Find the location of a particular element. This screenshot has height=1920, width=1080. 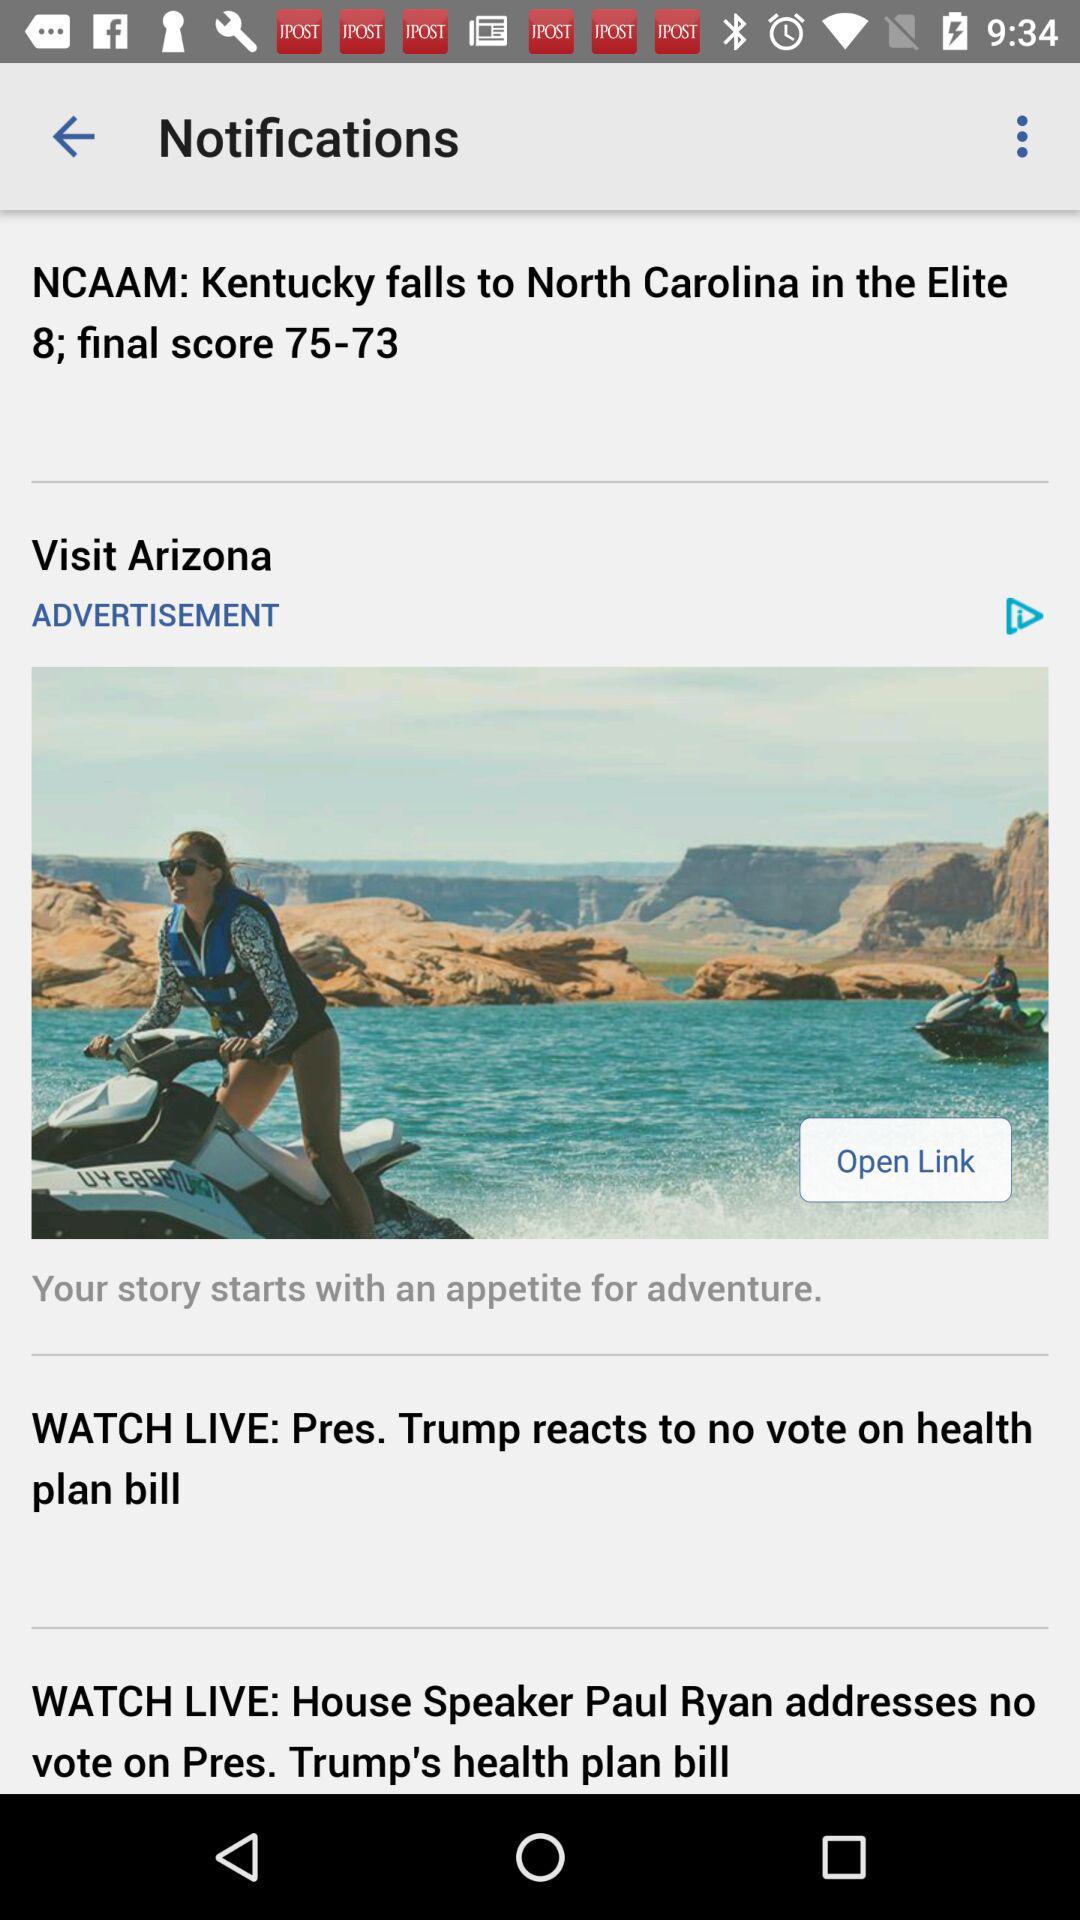

the icon next to notifications is located at coordinates (1027, 135).